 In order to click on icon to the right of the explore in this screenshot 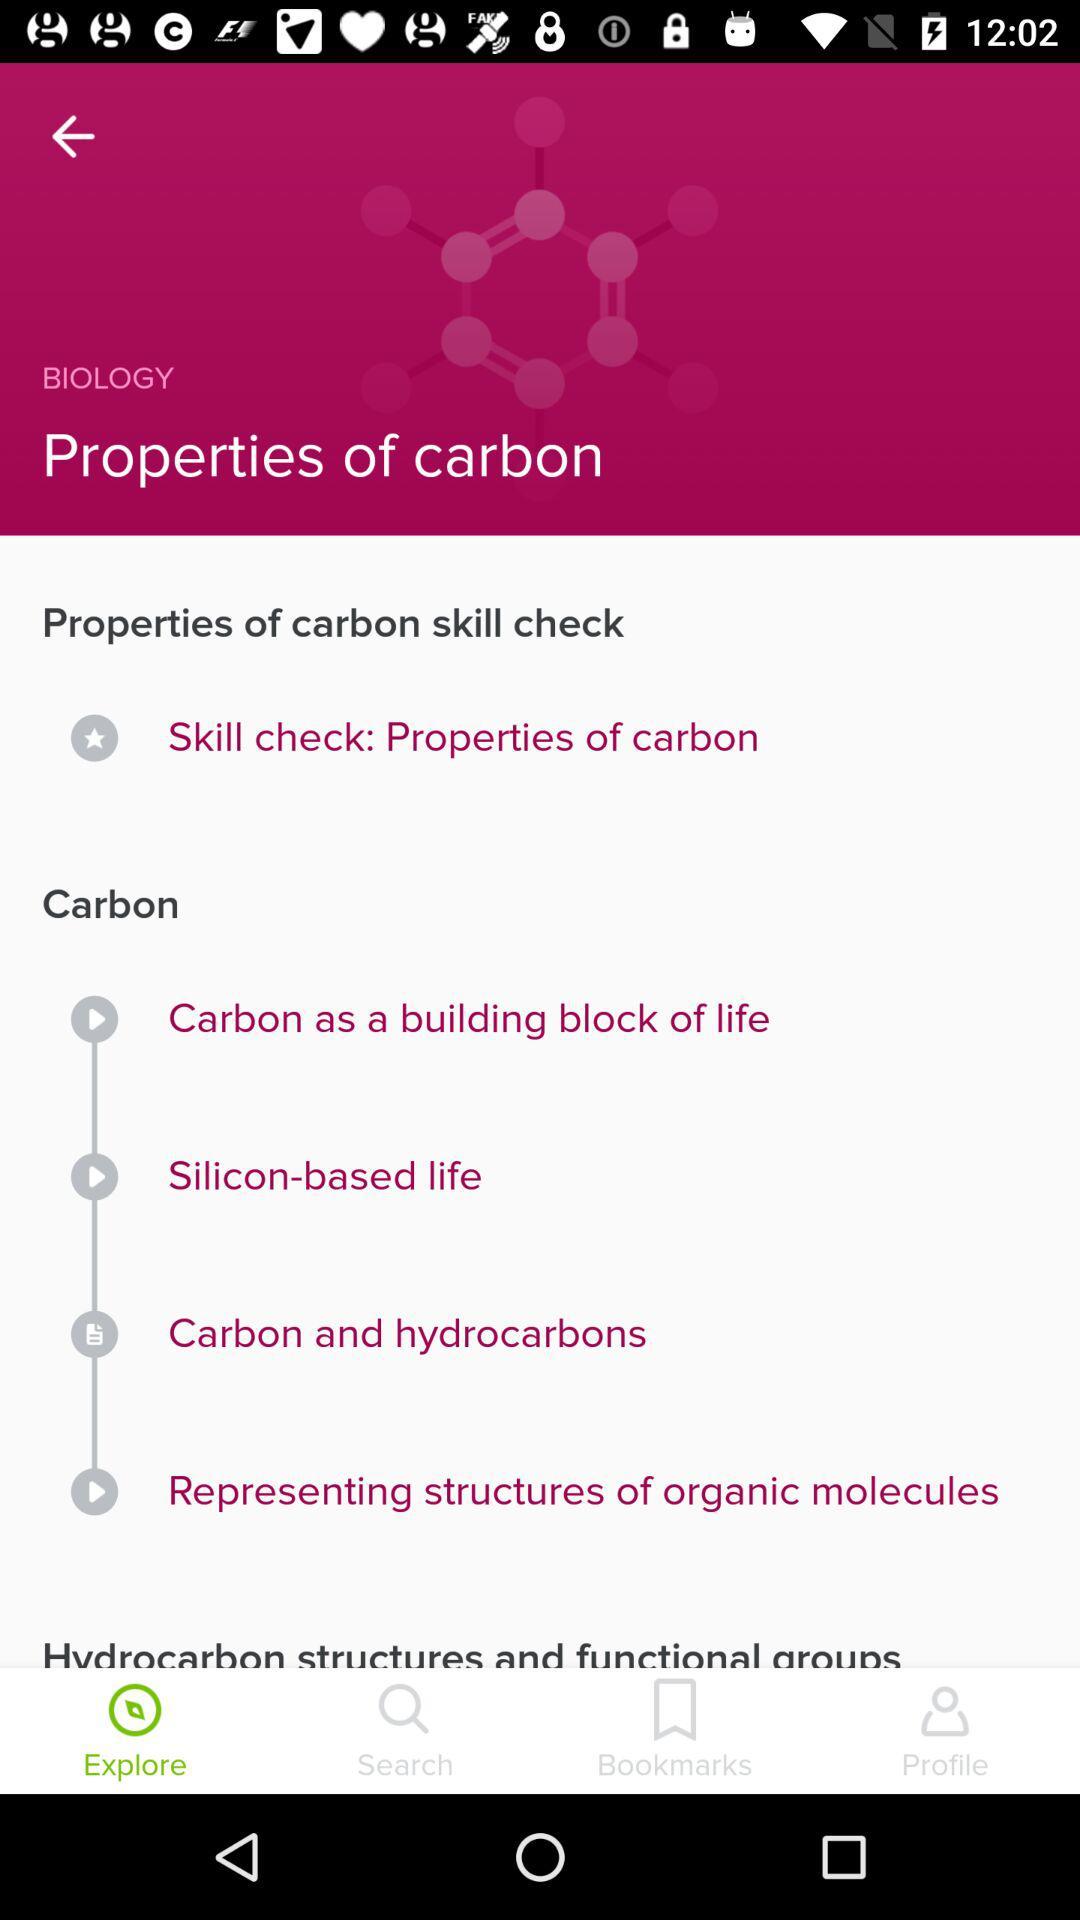, I will do `click(405, 1732)`.